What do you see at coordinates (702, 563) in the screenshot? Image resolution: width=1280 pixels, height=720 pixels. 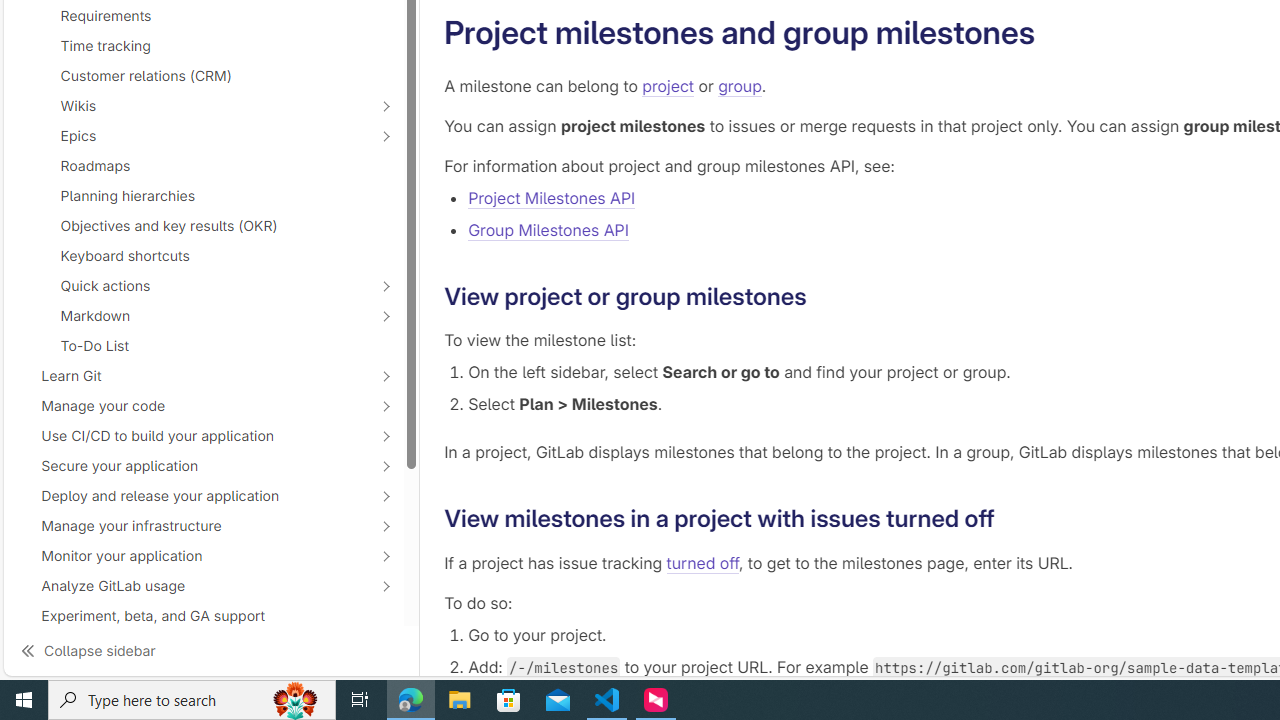 I see `'turned off'` at bounding box center [702, 563].